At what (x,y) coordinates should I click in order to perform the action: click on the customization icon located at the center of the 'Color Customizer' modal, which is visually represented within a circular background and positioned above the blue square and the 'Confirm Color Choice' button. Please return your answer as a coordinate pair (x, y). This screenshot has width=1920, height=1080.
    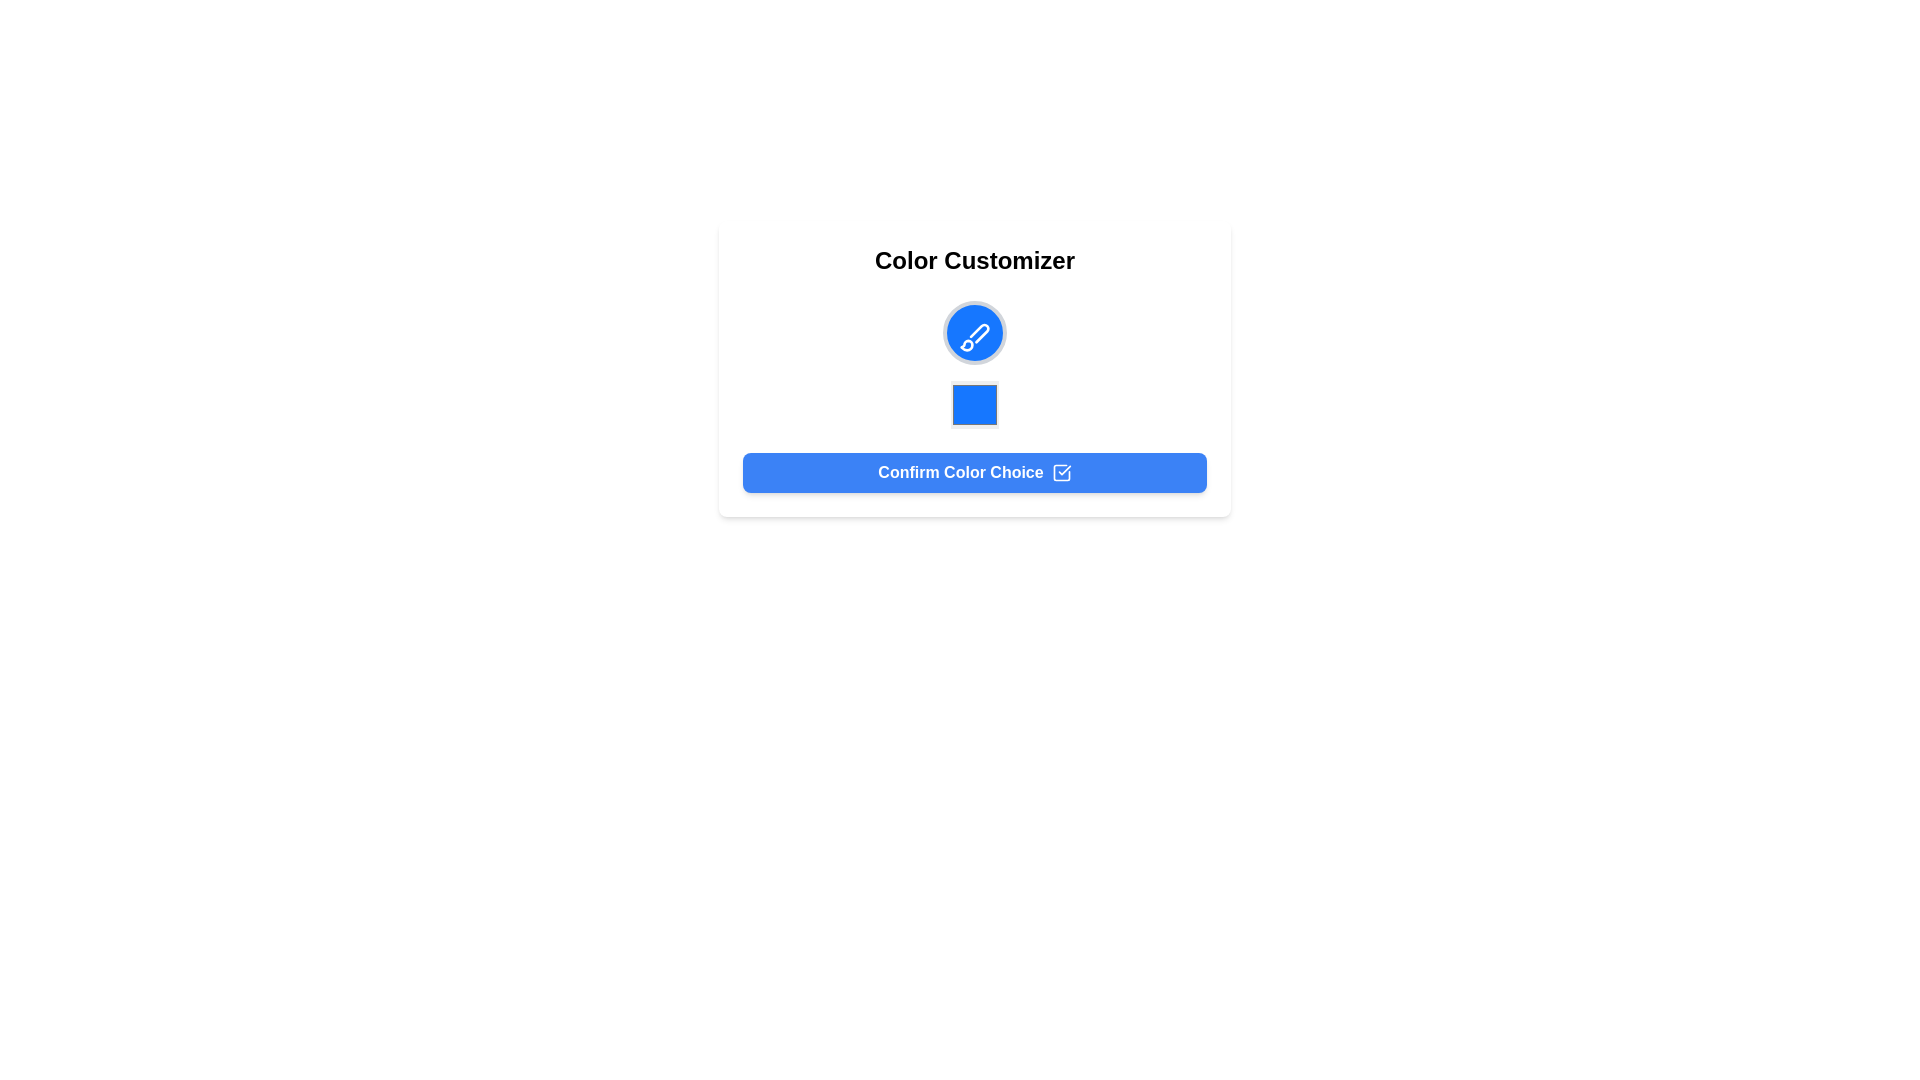
    Looking at the image, I should click on (974, 335).